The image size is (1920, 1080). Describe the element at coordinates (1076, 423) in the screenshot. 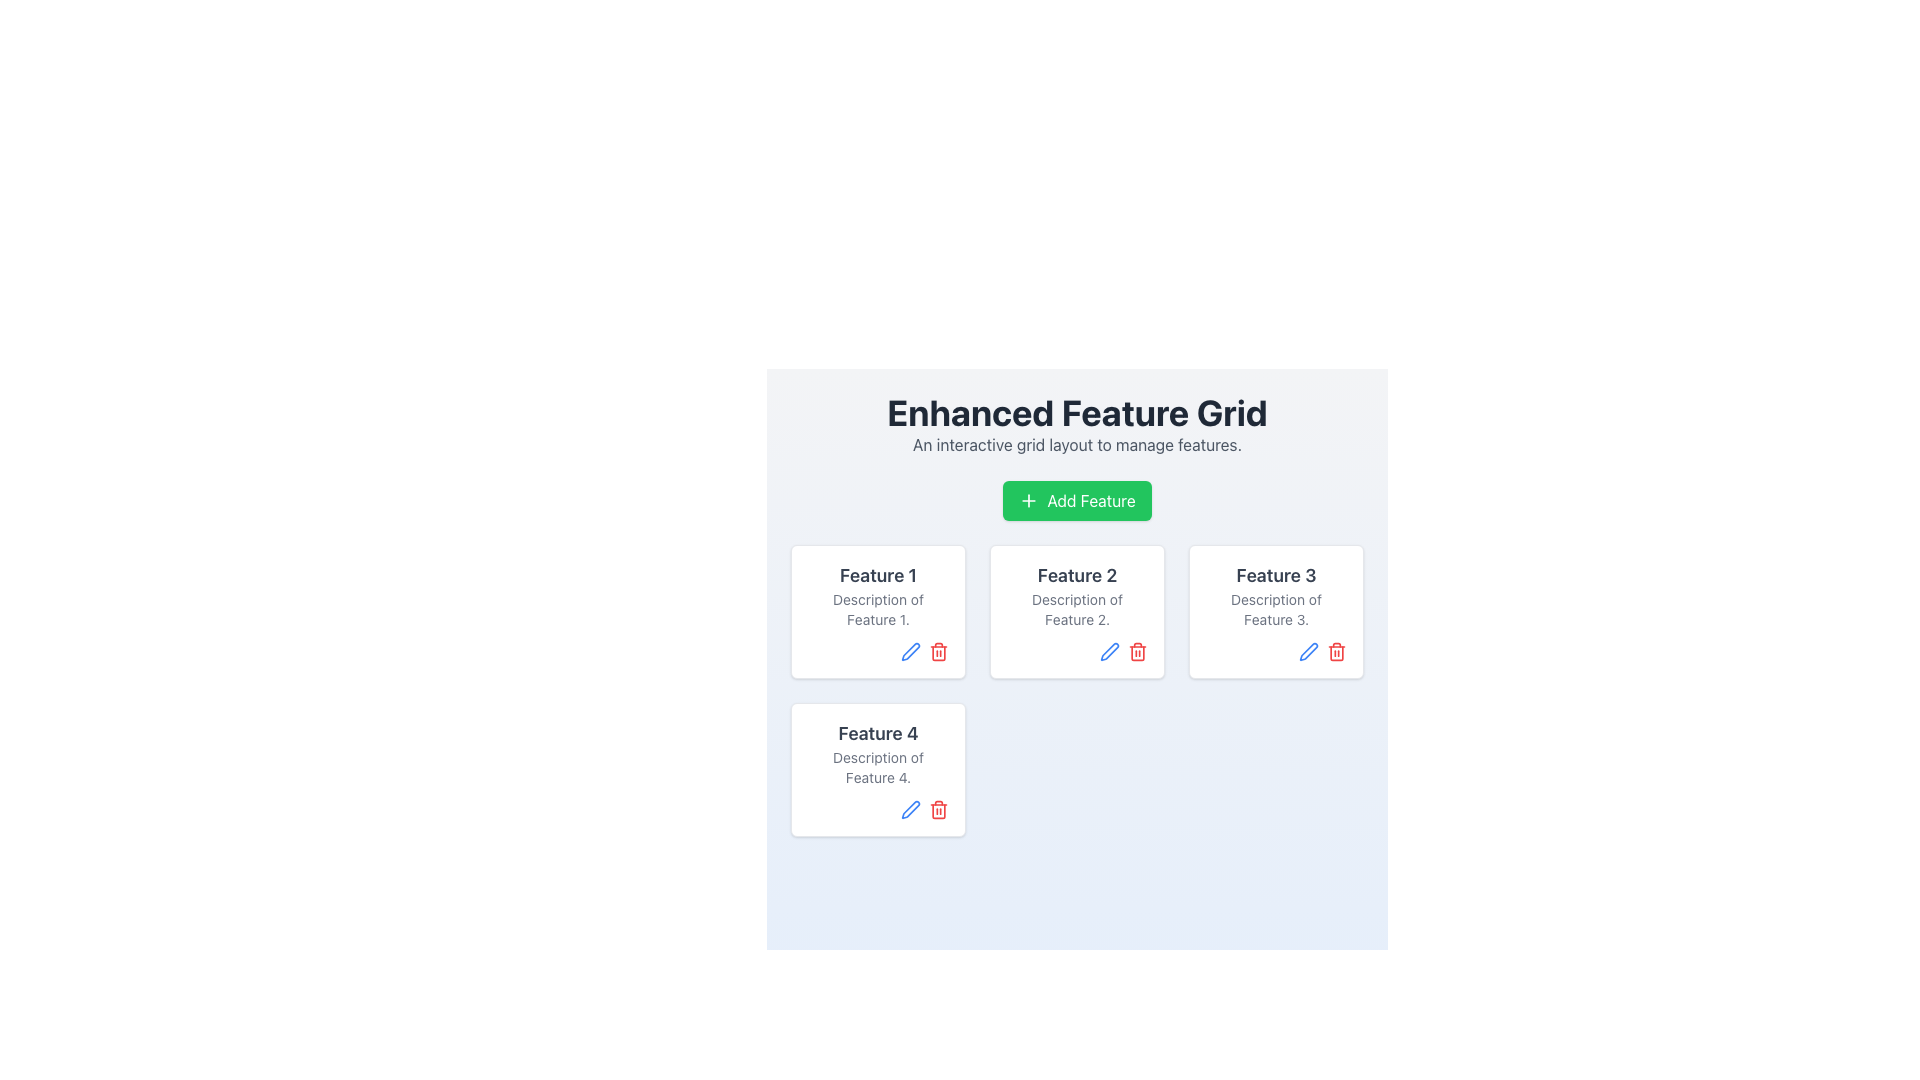

I see `the heading element located at the top-center of the interface, which introduces the section and is positioned directly above the green 'Add Feature' button` at that location.